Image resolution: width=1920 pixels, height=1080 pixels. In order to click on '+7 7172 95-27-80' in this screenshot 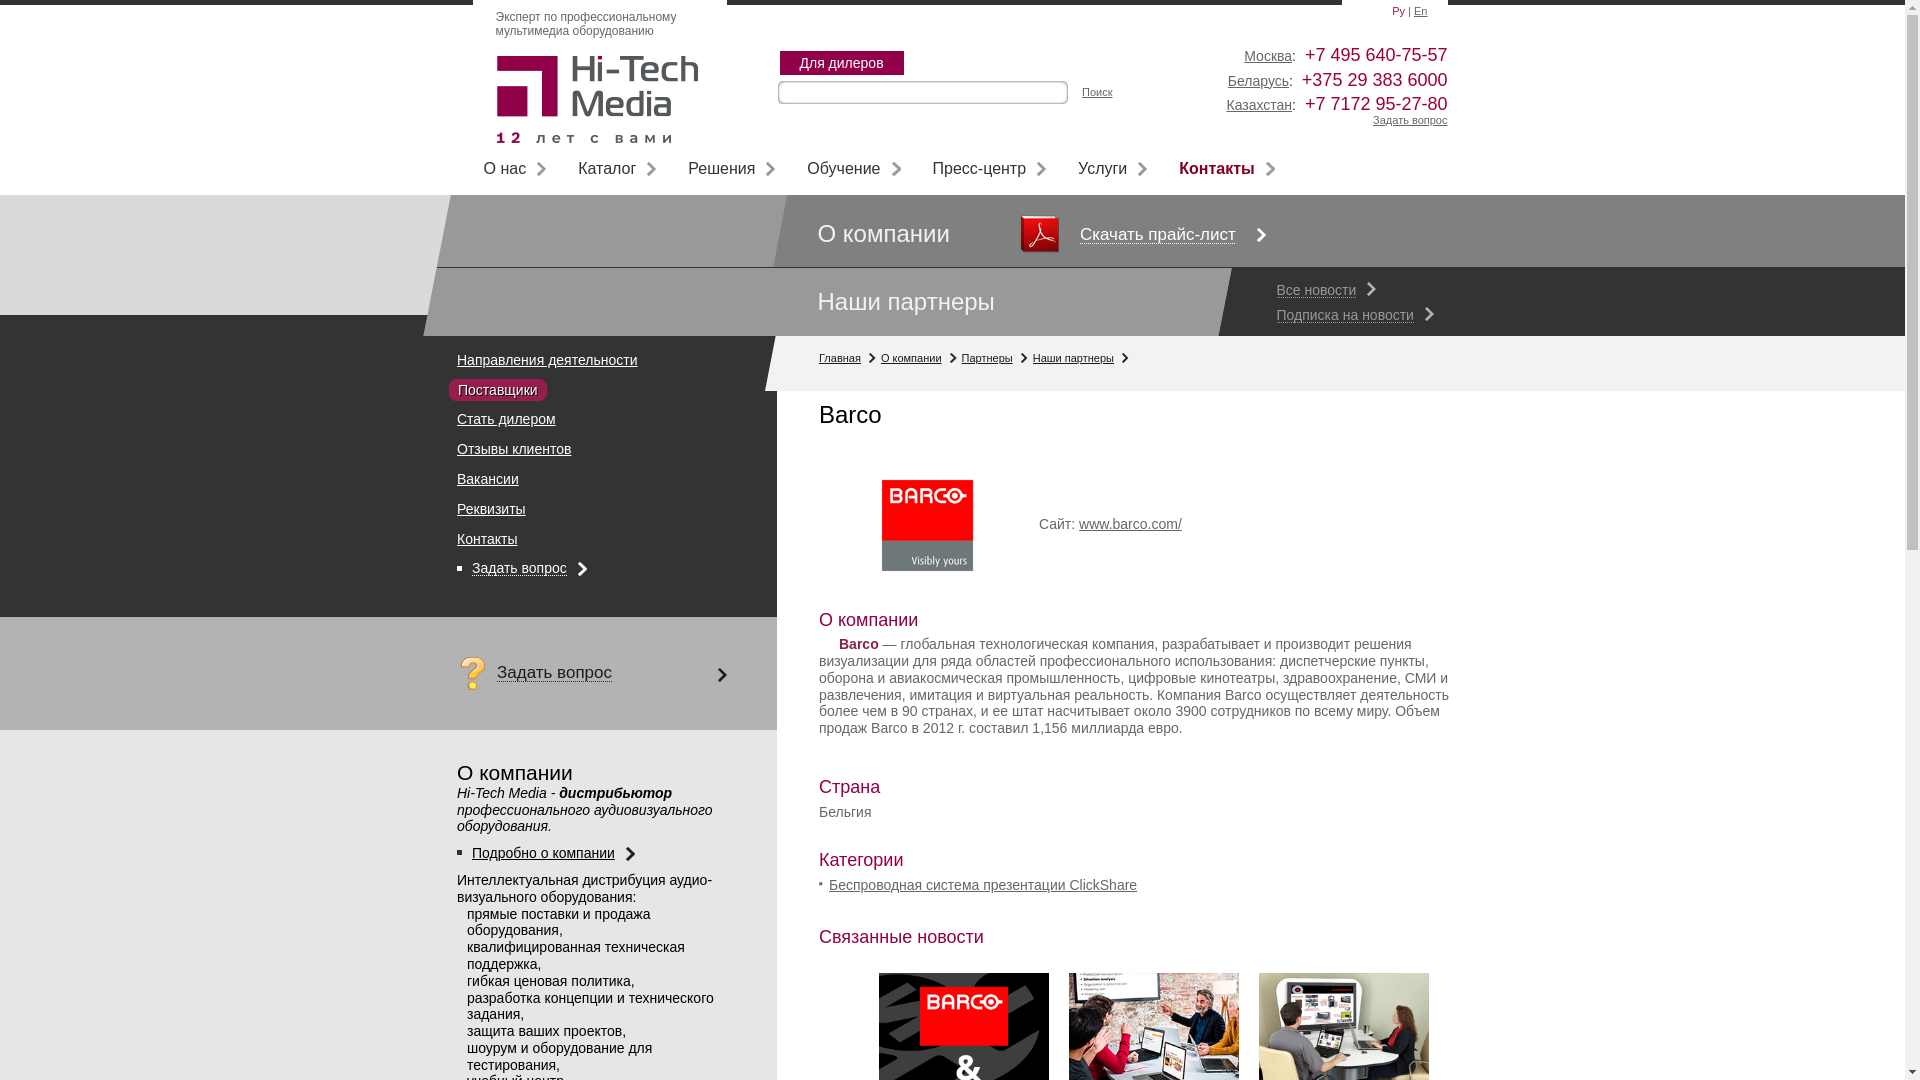, I will do `click(1375, 104)`.